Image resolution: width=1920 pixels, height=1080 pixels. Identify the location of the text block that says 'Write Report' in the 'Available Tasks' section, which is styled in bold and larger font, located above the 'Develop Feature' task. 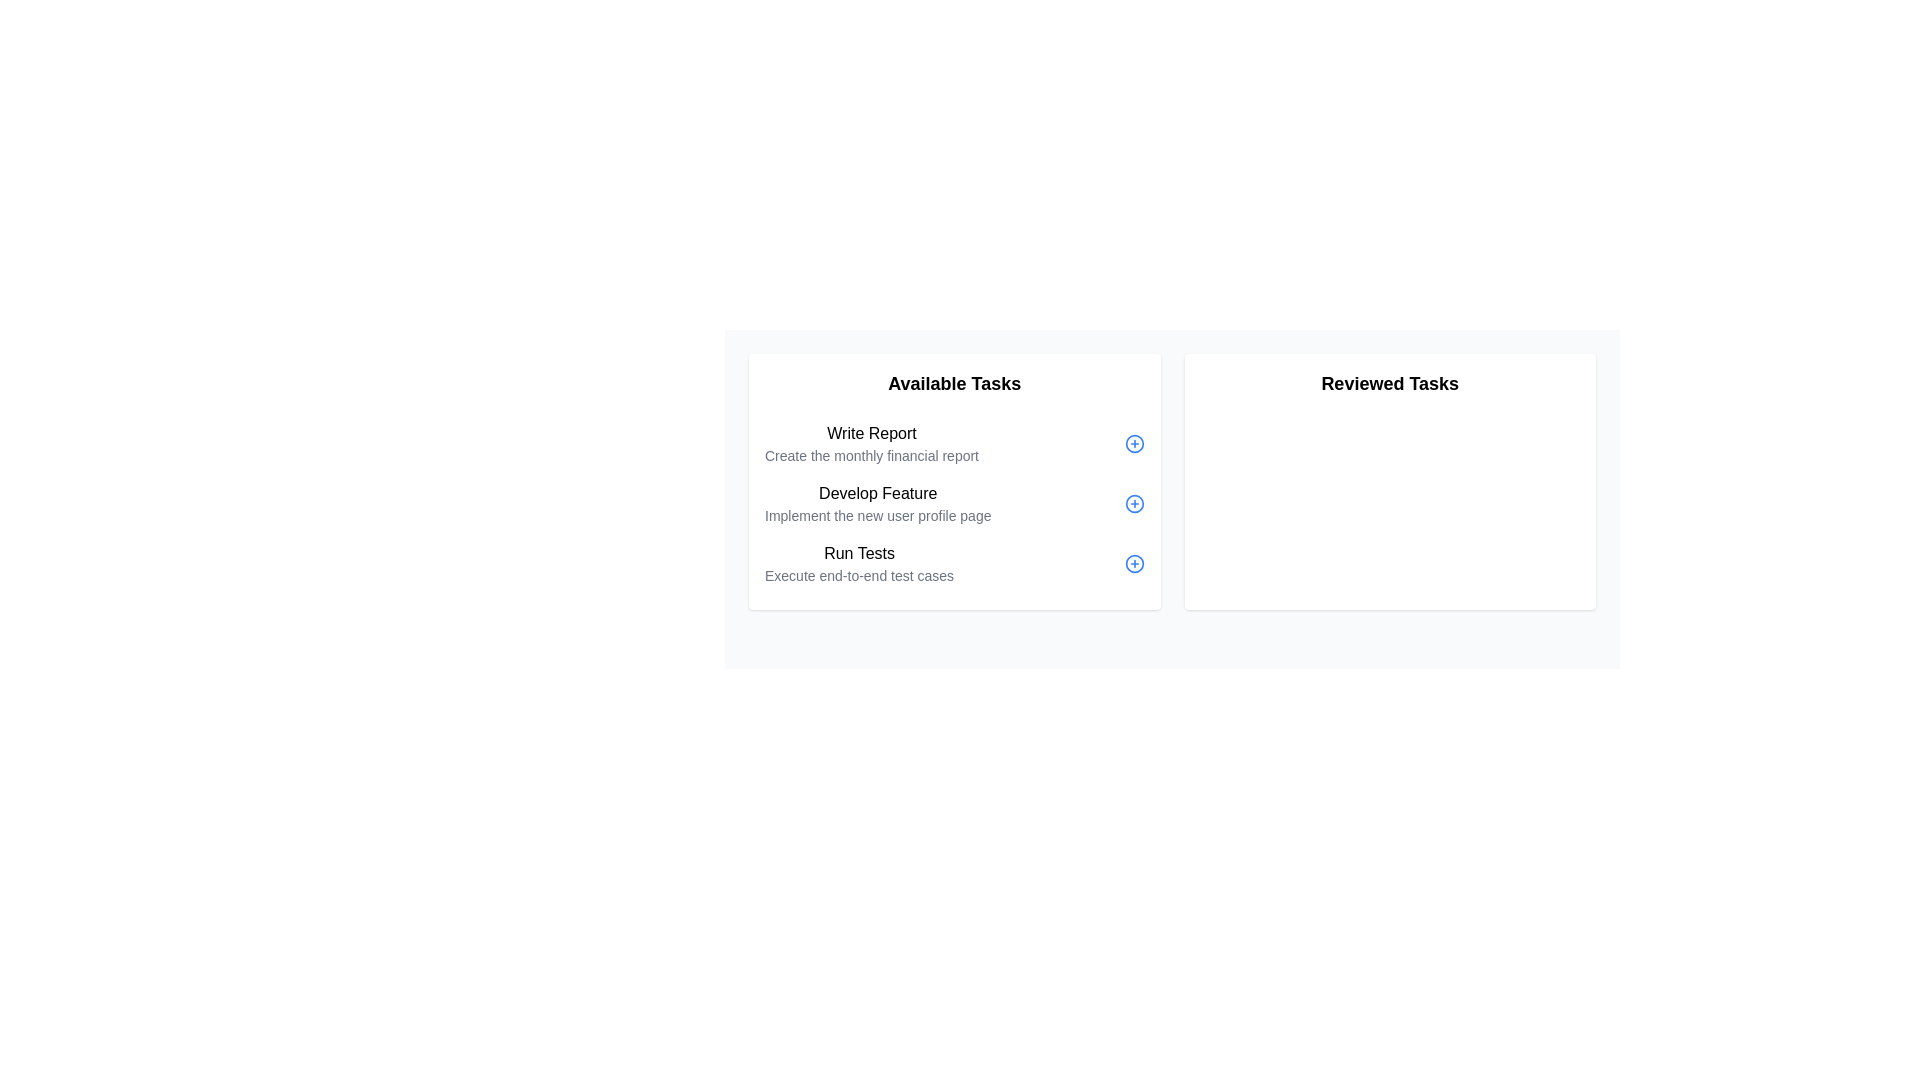
(872, 442).